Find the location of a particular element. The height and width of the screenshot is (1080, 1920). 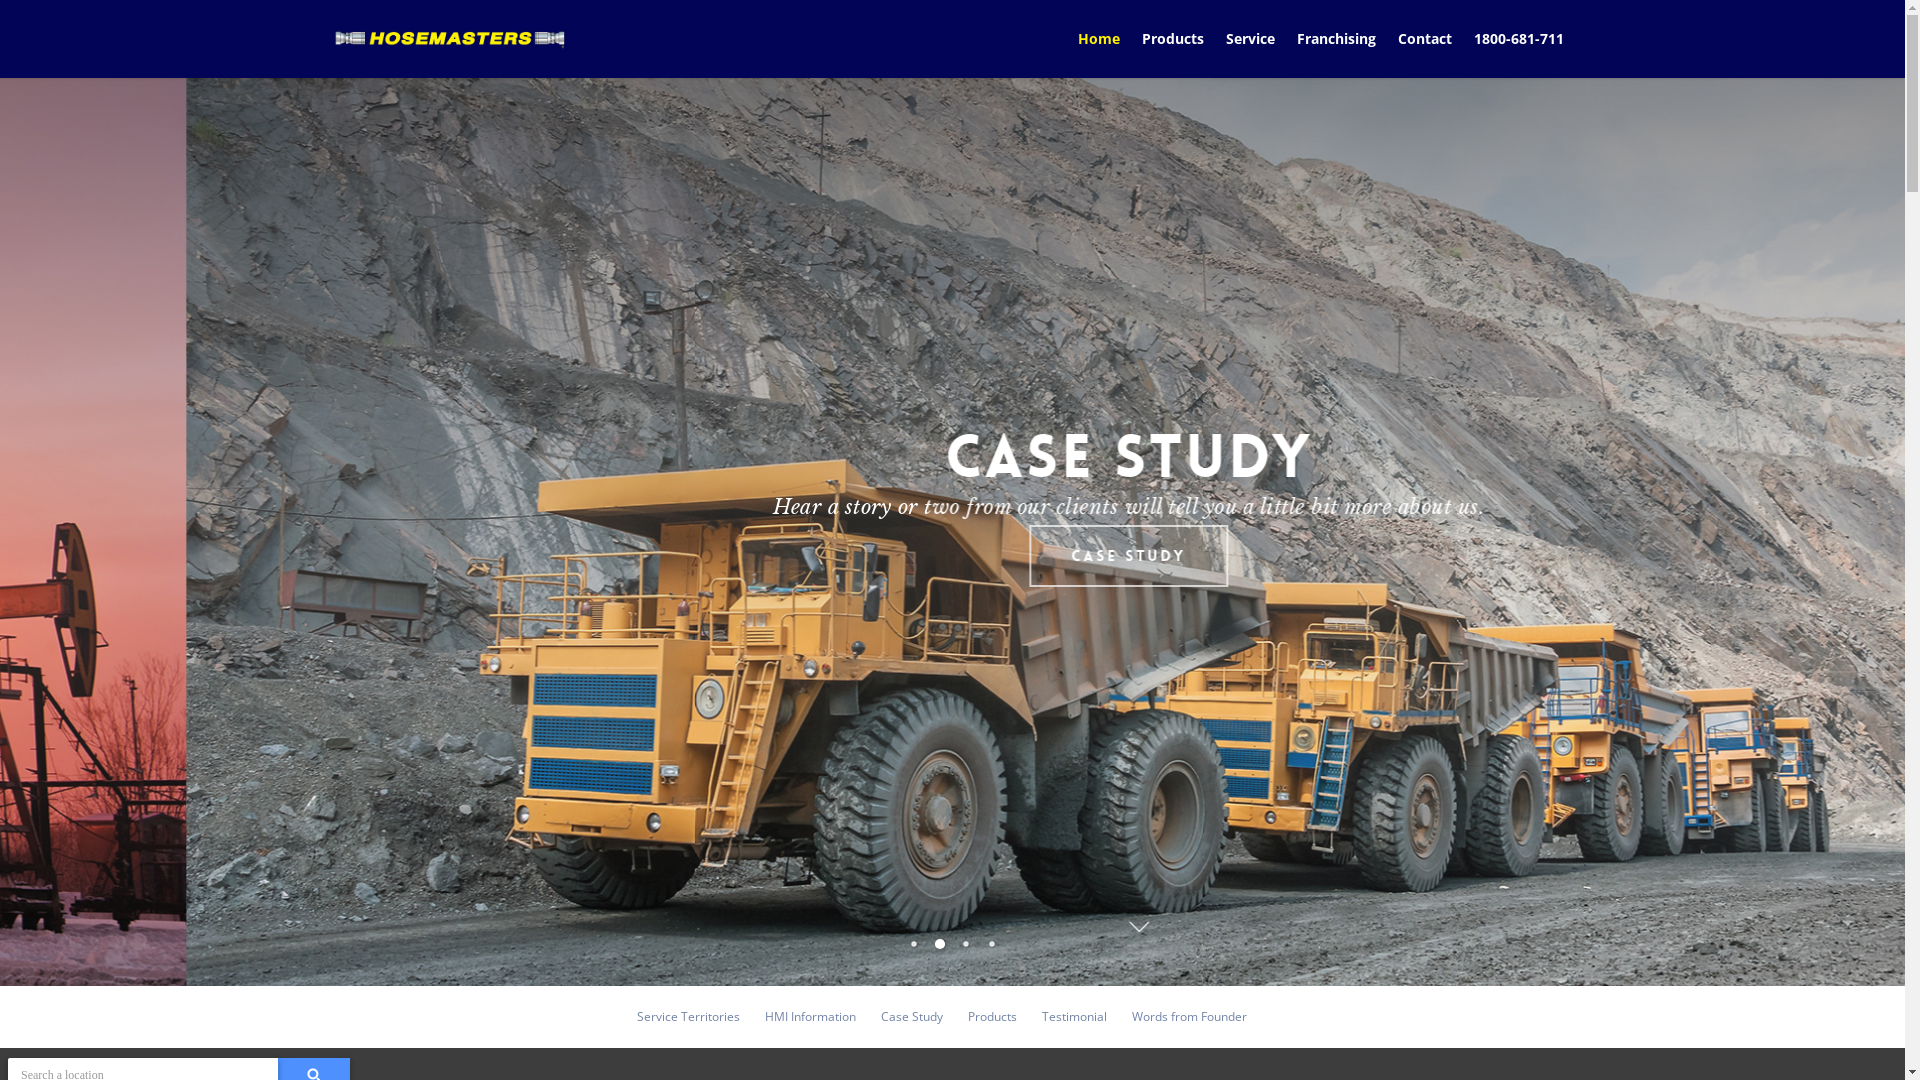

'Home' is located at coordinates (1098, 52).